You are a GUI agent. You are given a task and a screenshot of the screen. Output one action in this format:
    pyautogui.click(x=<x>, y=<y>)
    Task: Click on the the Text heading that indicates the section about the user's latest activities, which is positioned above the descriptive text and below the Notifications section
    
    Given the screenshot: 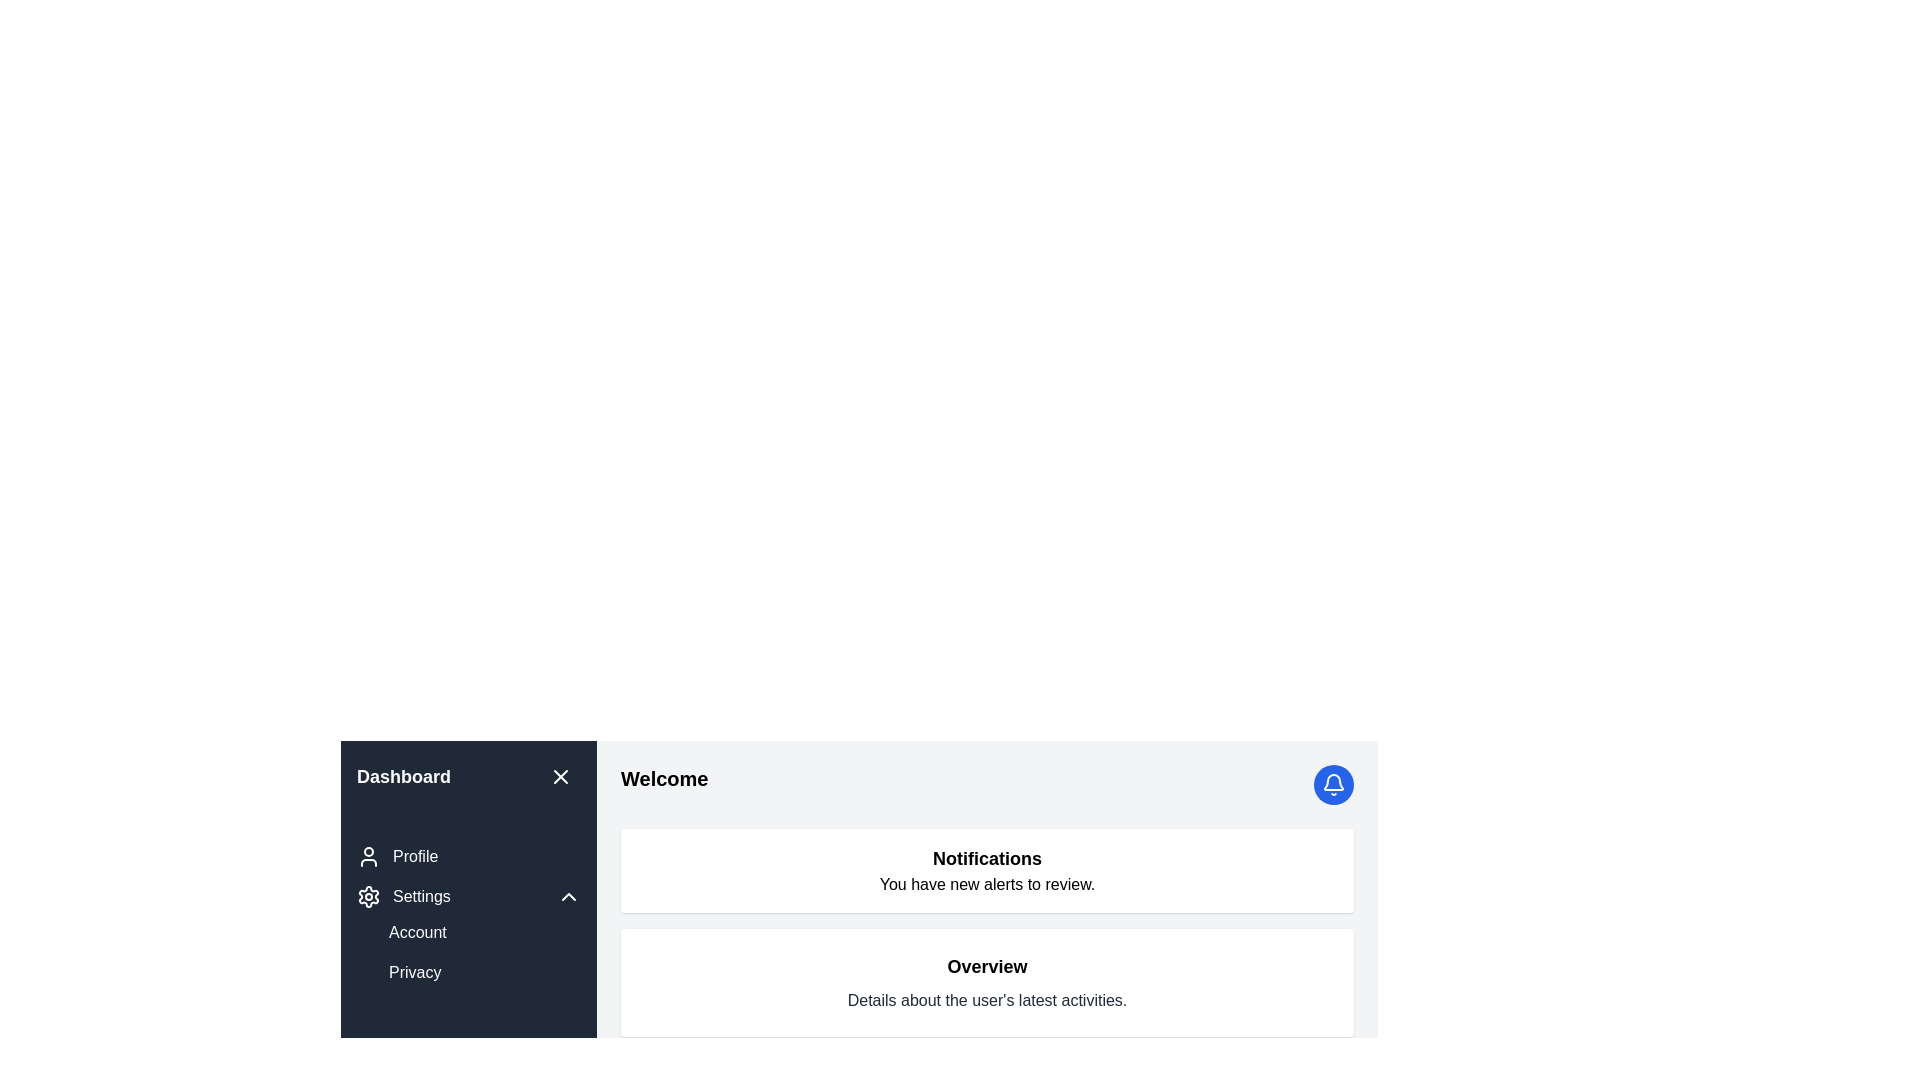 What is the action you would take?
    pyautogui.click(x=987, y=966)
    